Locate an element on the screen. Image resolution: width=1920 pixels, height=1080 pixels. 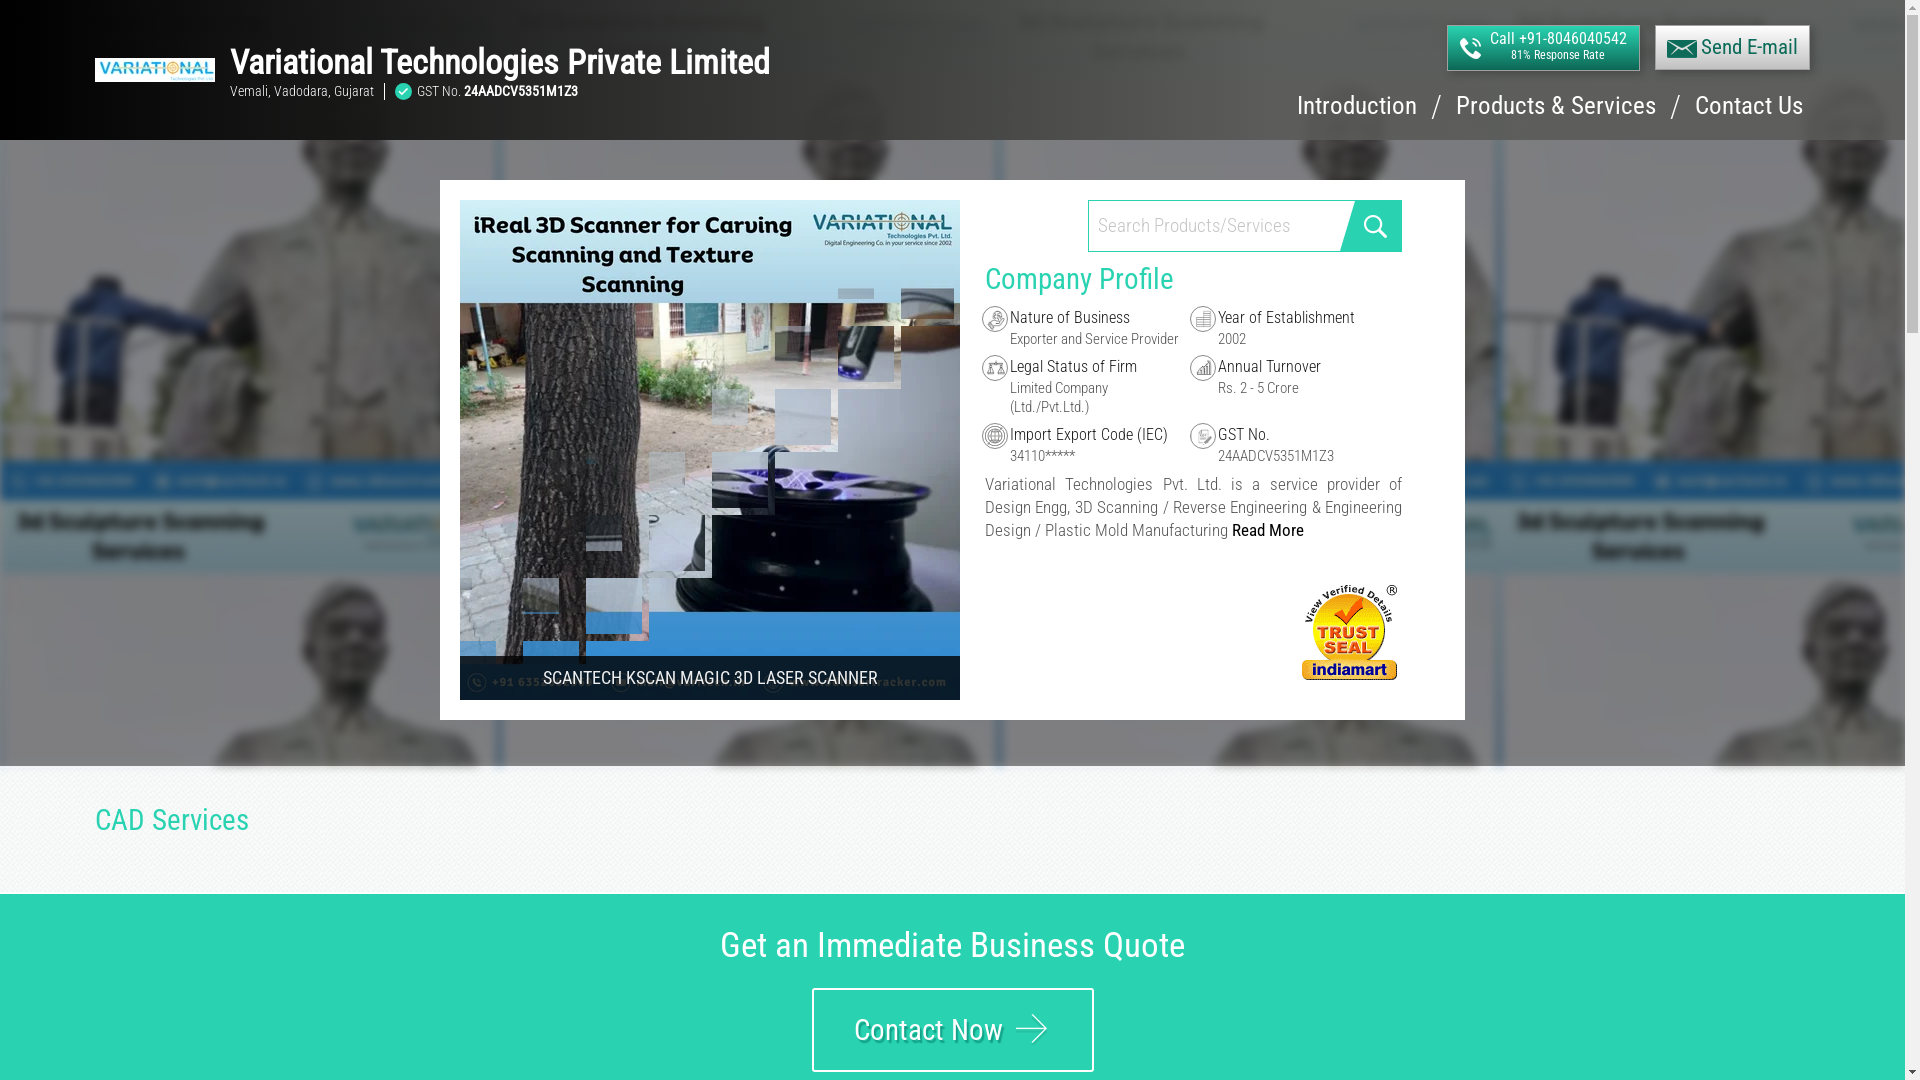
'Products & Services' is located at coordinates (1455, 116).